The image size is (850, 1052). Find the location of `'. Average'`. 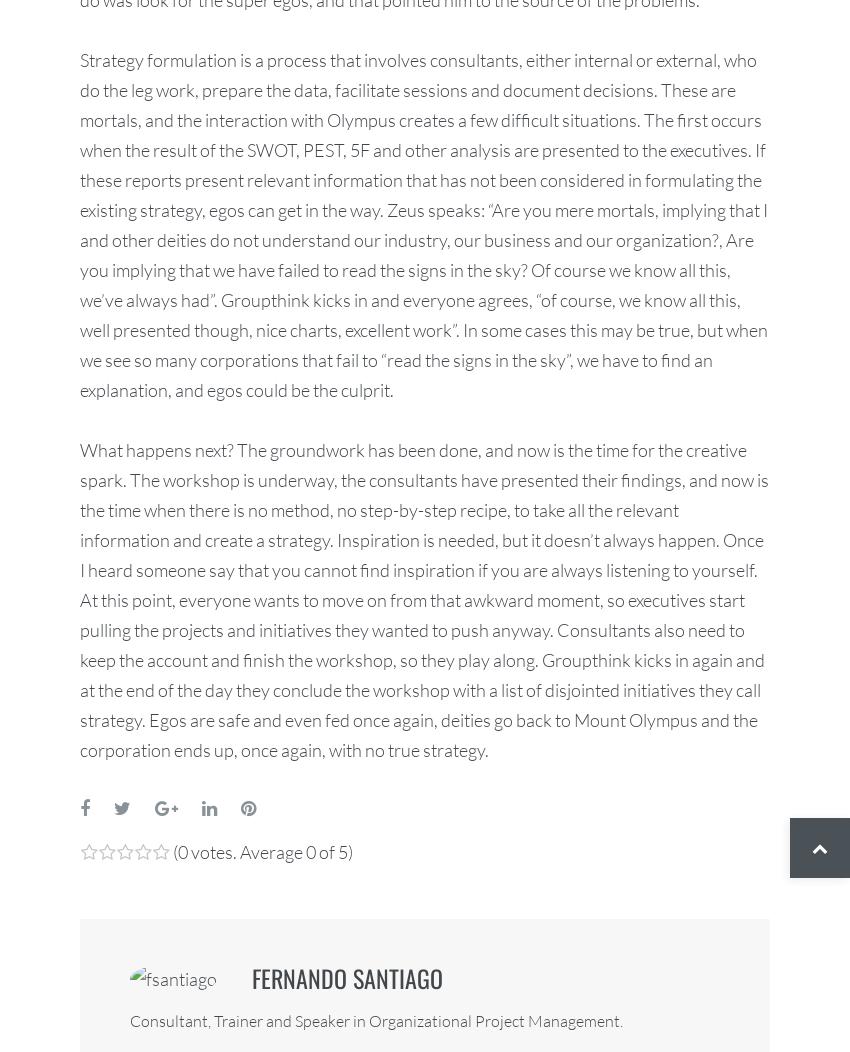

'. Average' is located at coordinates (268, 849).